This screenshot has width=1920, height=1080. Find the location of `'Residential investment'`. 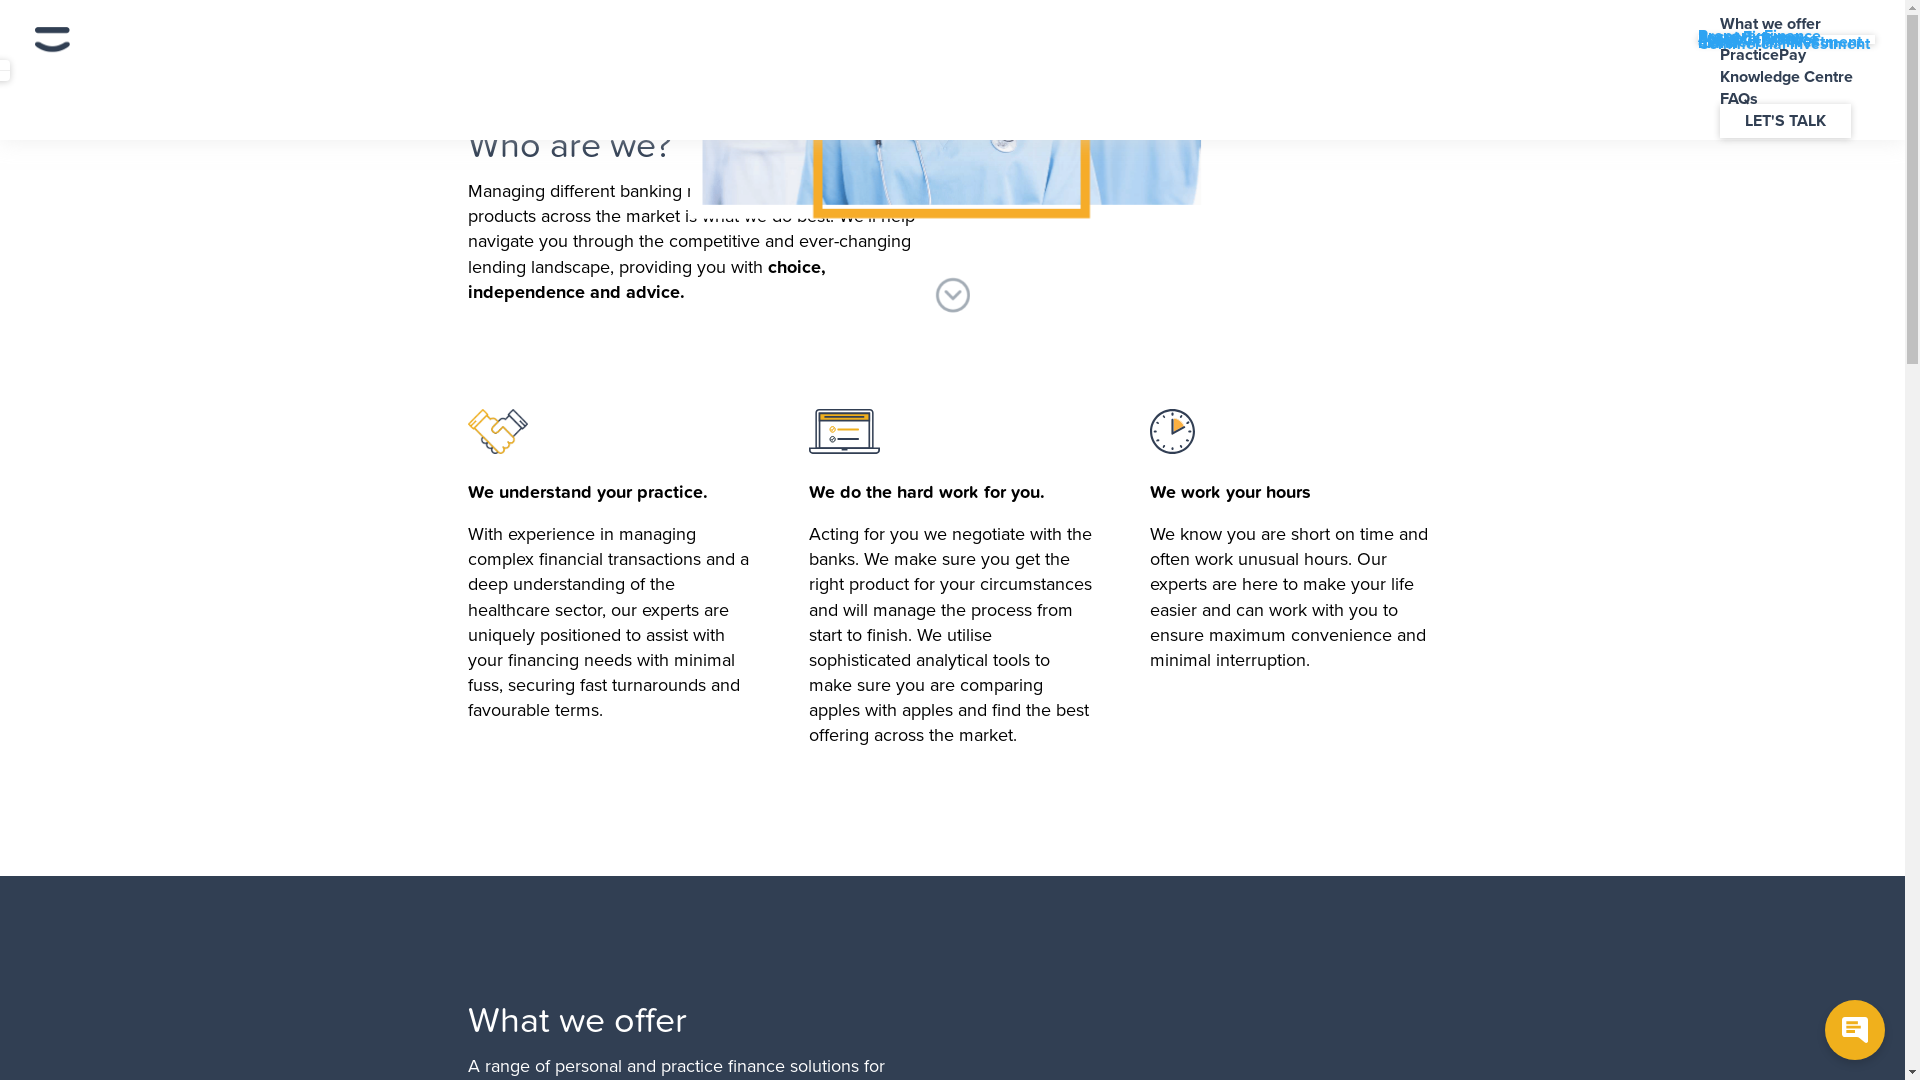

'Residential investment' is located at coordinates (1697, 42).